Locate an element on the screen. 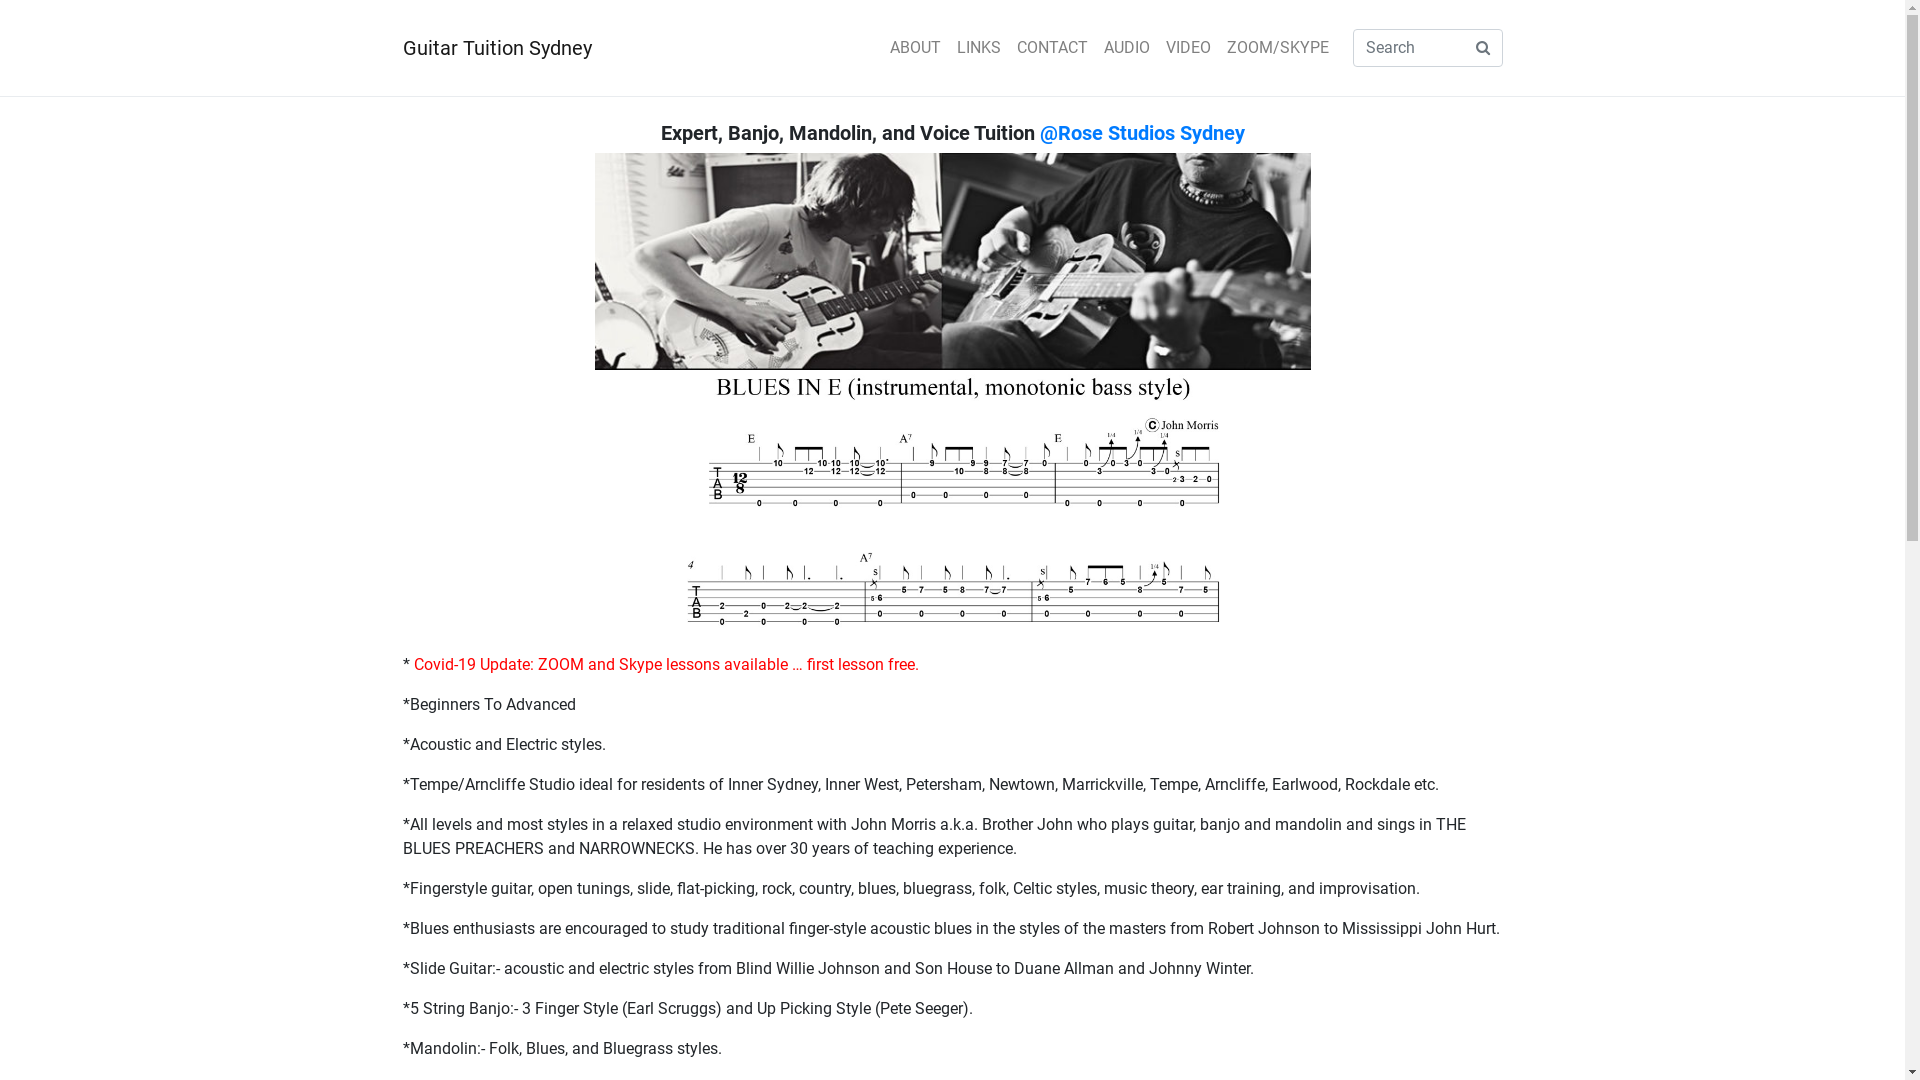  'CONTACT' is located at coordinates (1050, 46).